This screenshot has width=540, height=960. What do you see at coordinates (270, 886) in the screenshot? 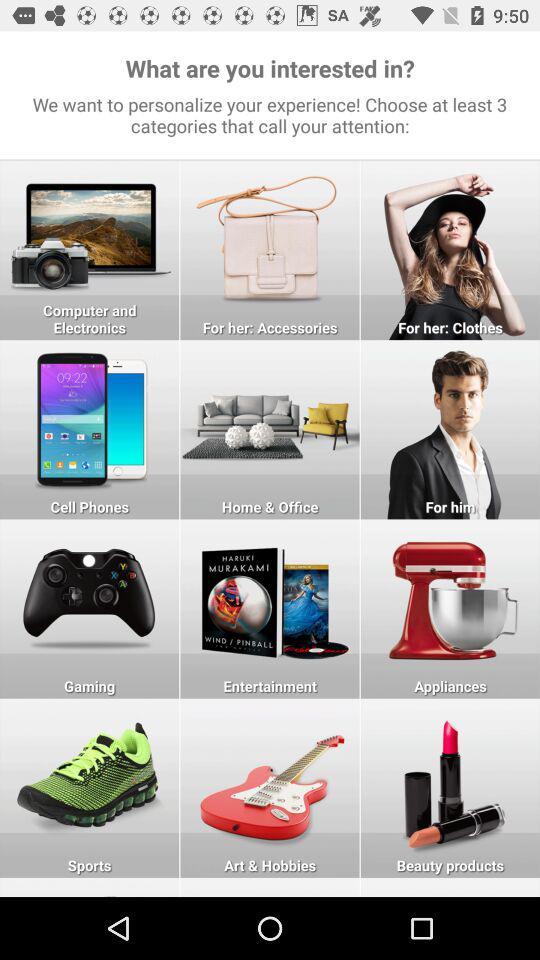
I see `art and hobbies option` at bounding box center [270, 886].